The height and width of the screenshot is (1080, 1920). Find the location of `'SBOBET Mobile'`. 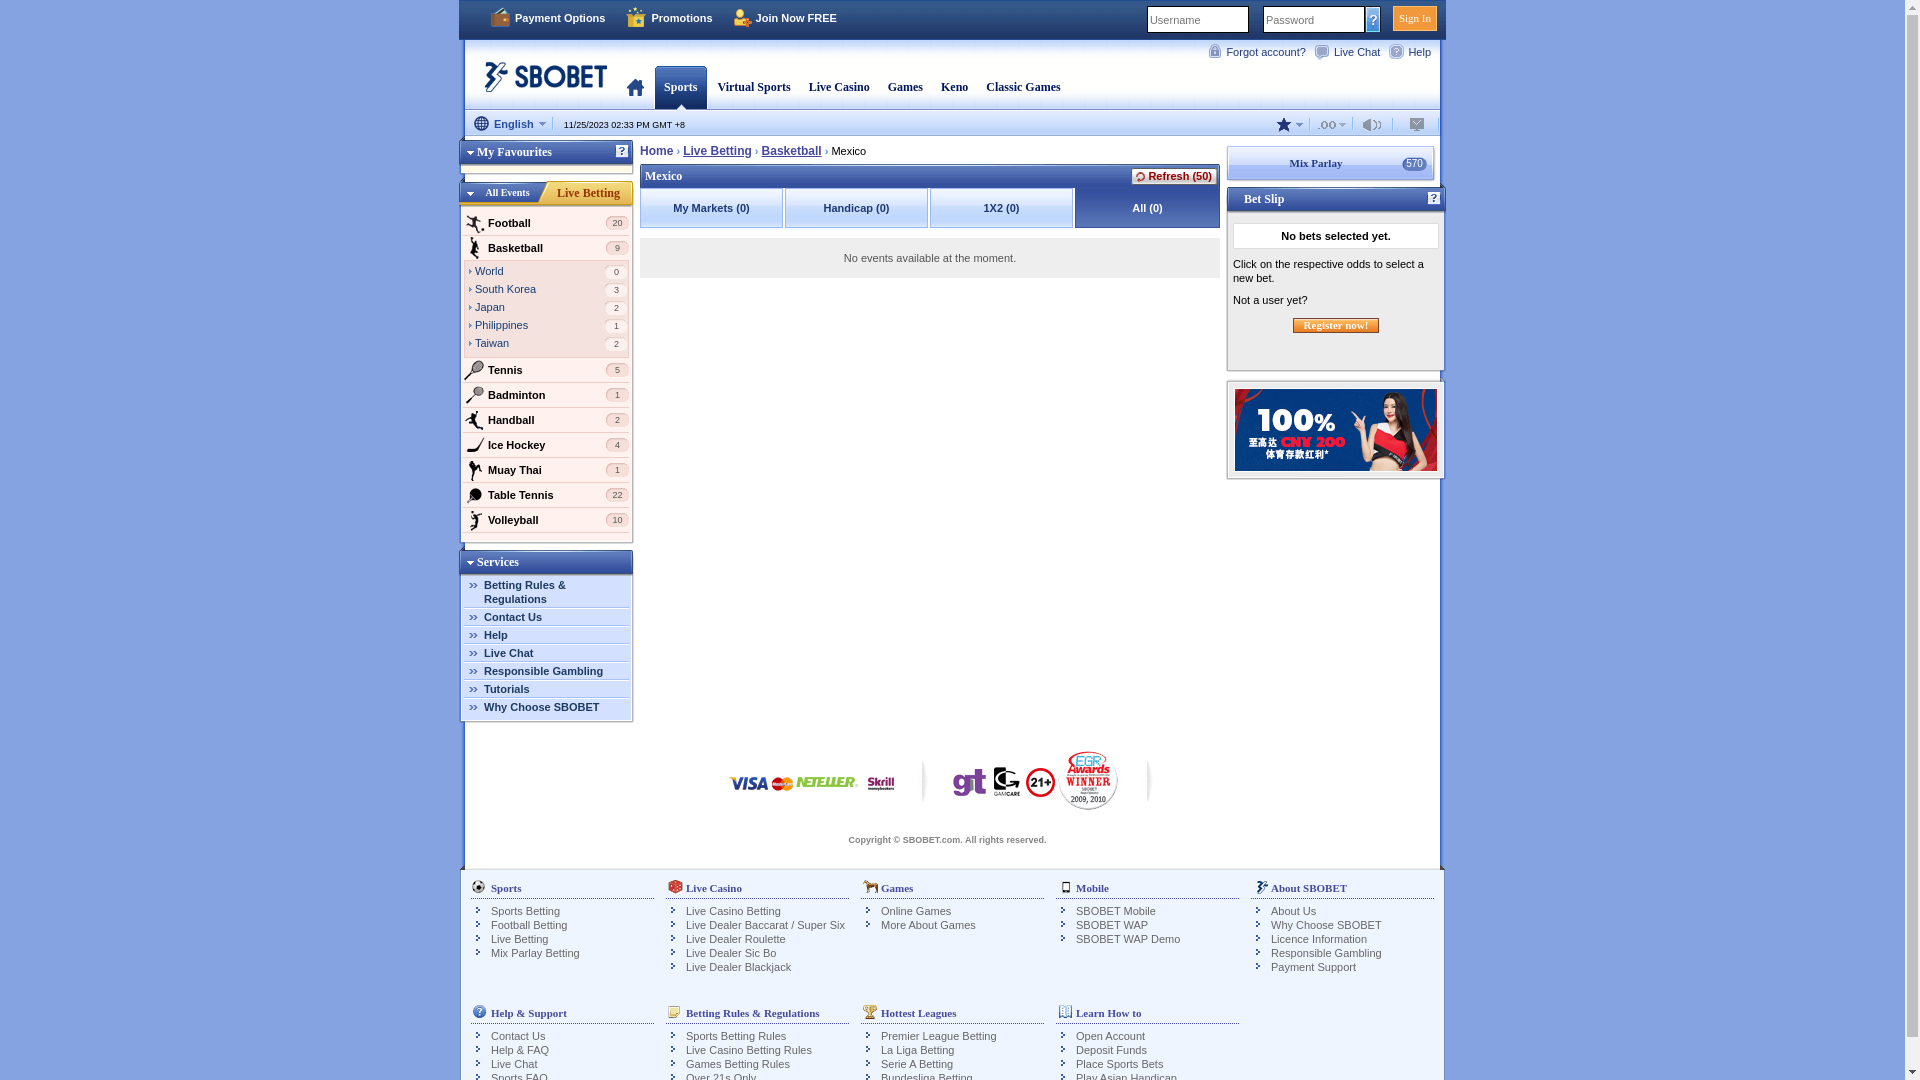

'SBOBET Mobile' is located at coordinates (1115, 910).